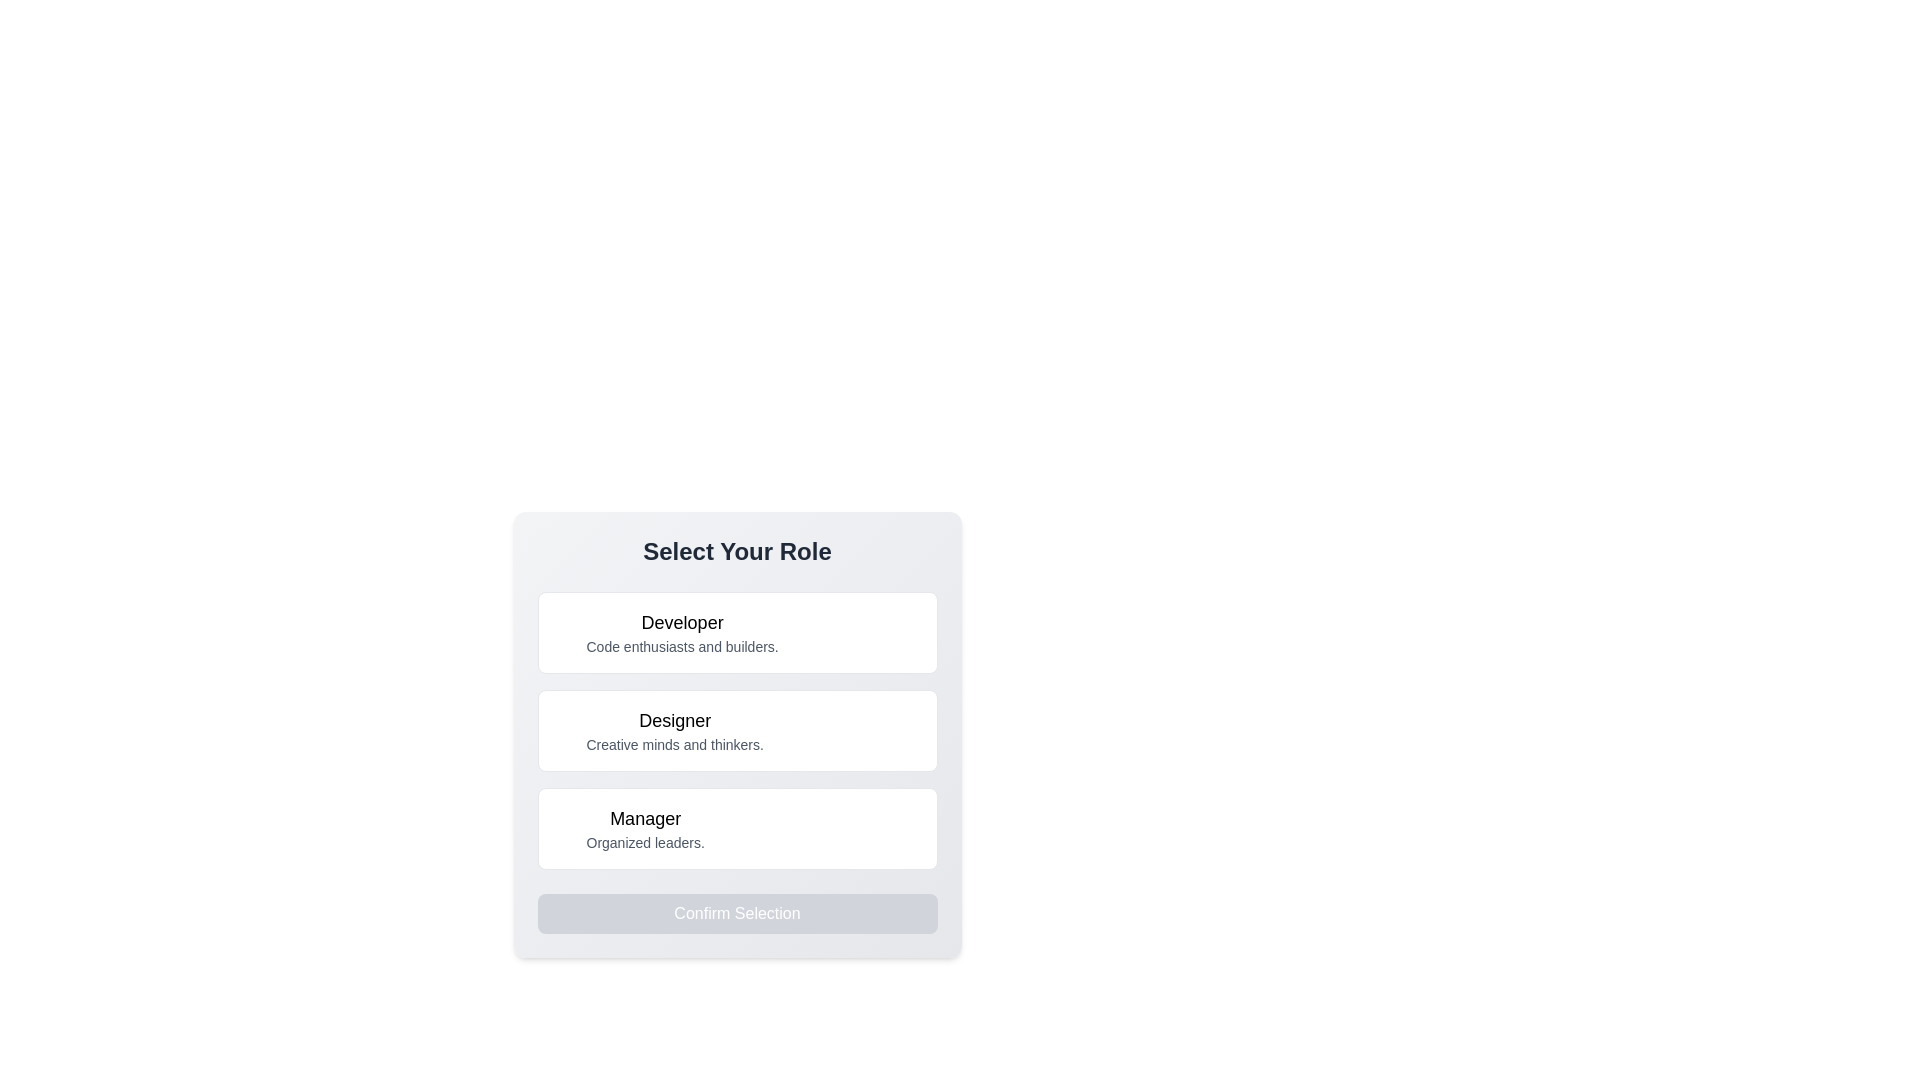 The image size is (1920, 1080). I want to click on text label identifying the Manager role in the 'Select Your Role' section, which is positioned above the subtext 'Organized leaders.', so click(645, 818).